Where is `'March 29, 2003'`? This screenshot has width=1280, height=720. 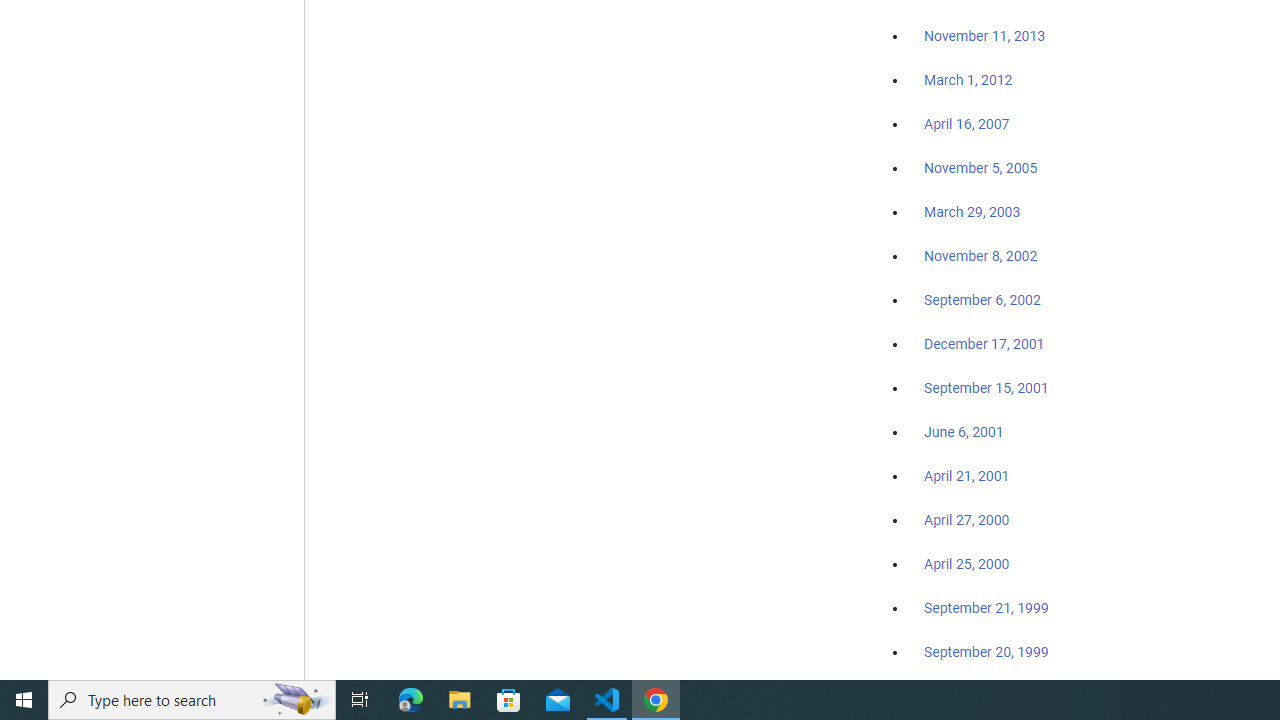 'March 29, 2003' is located at coordinates (972, 212).